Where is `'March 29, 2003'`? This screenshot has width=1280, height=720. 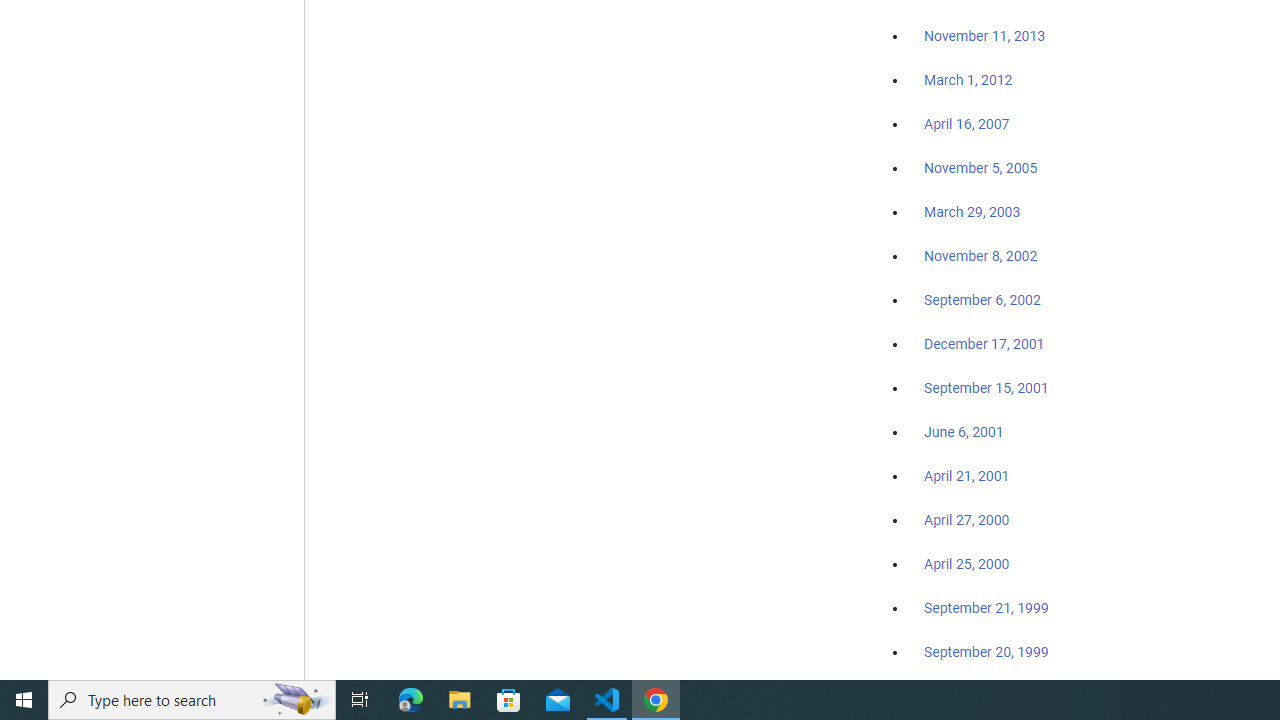 'March 29, 2003' is located at coordinates (972, 212).